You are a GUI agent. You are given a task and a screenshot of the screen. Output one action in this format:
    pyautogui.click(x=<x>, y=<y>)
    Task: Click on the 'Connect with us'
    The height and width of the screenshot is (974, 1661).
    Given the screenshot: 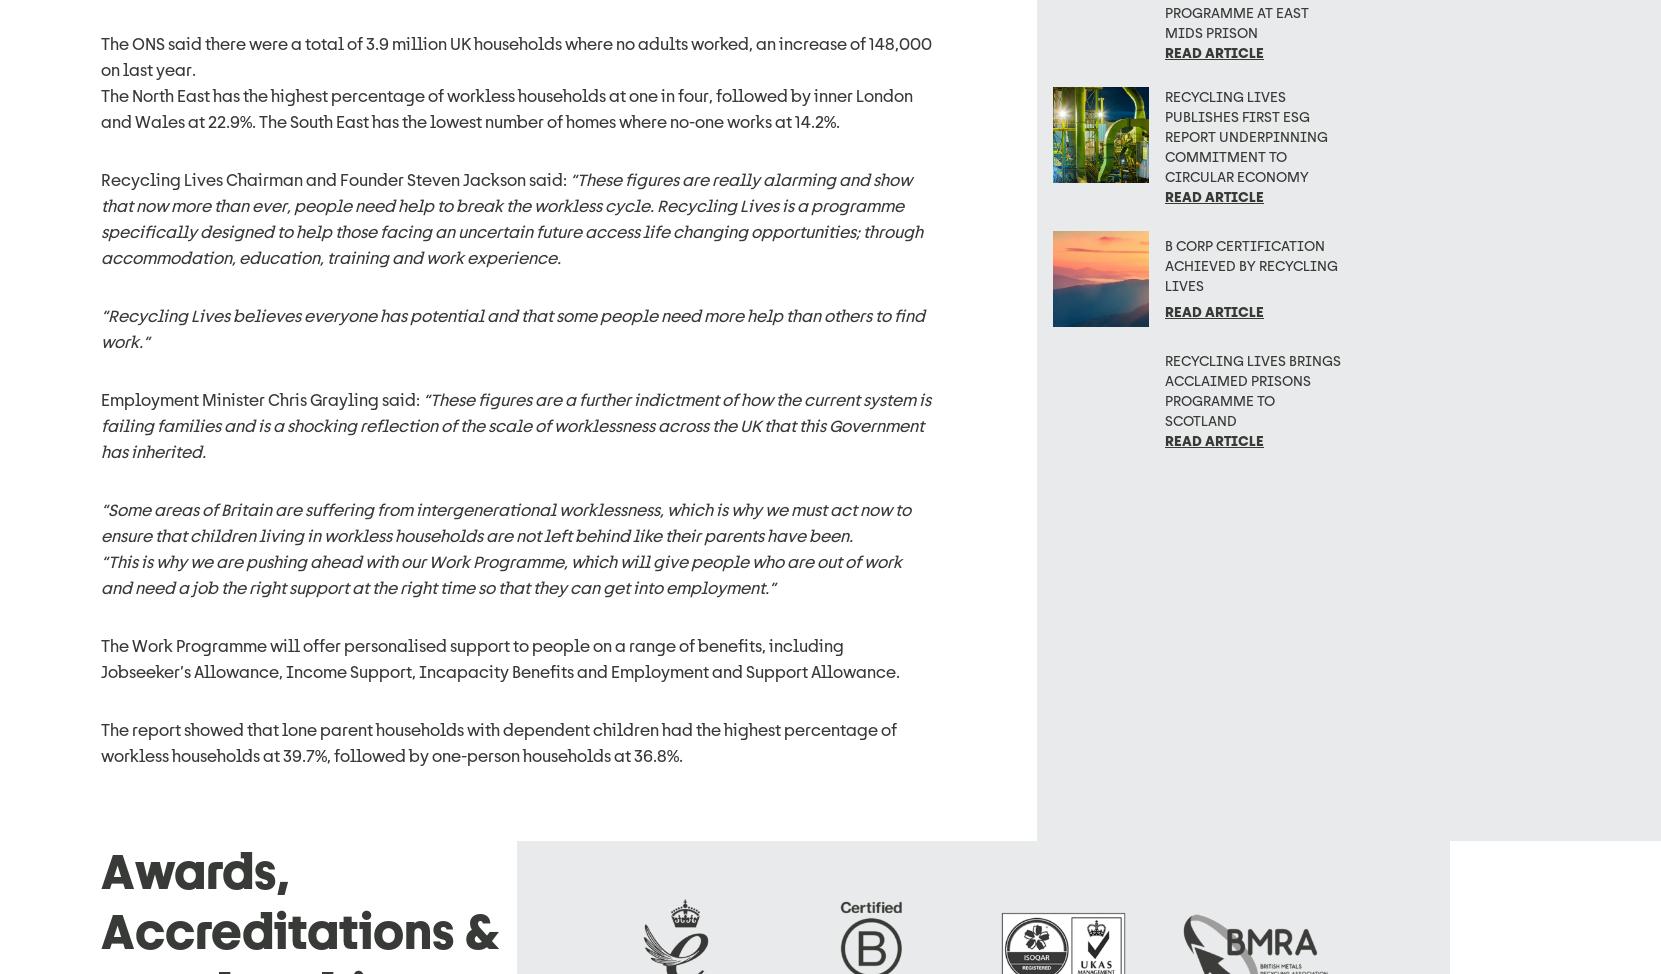 What is the action you would take?
    pyautogui.click(x=1012, y=393)
    